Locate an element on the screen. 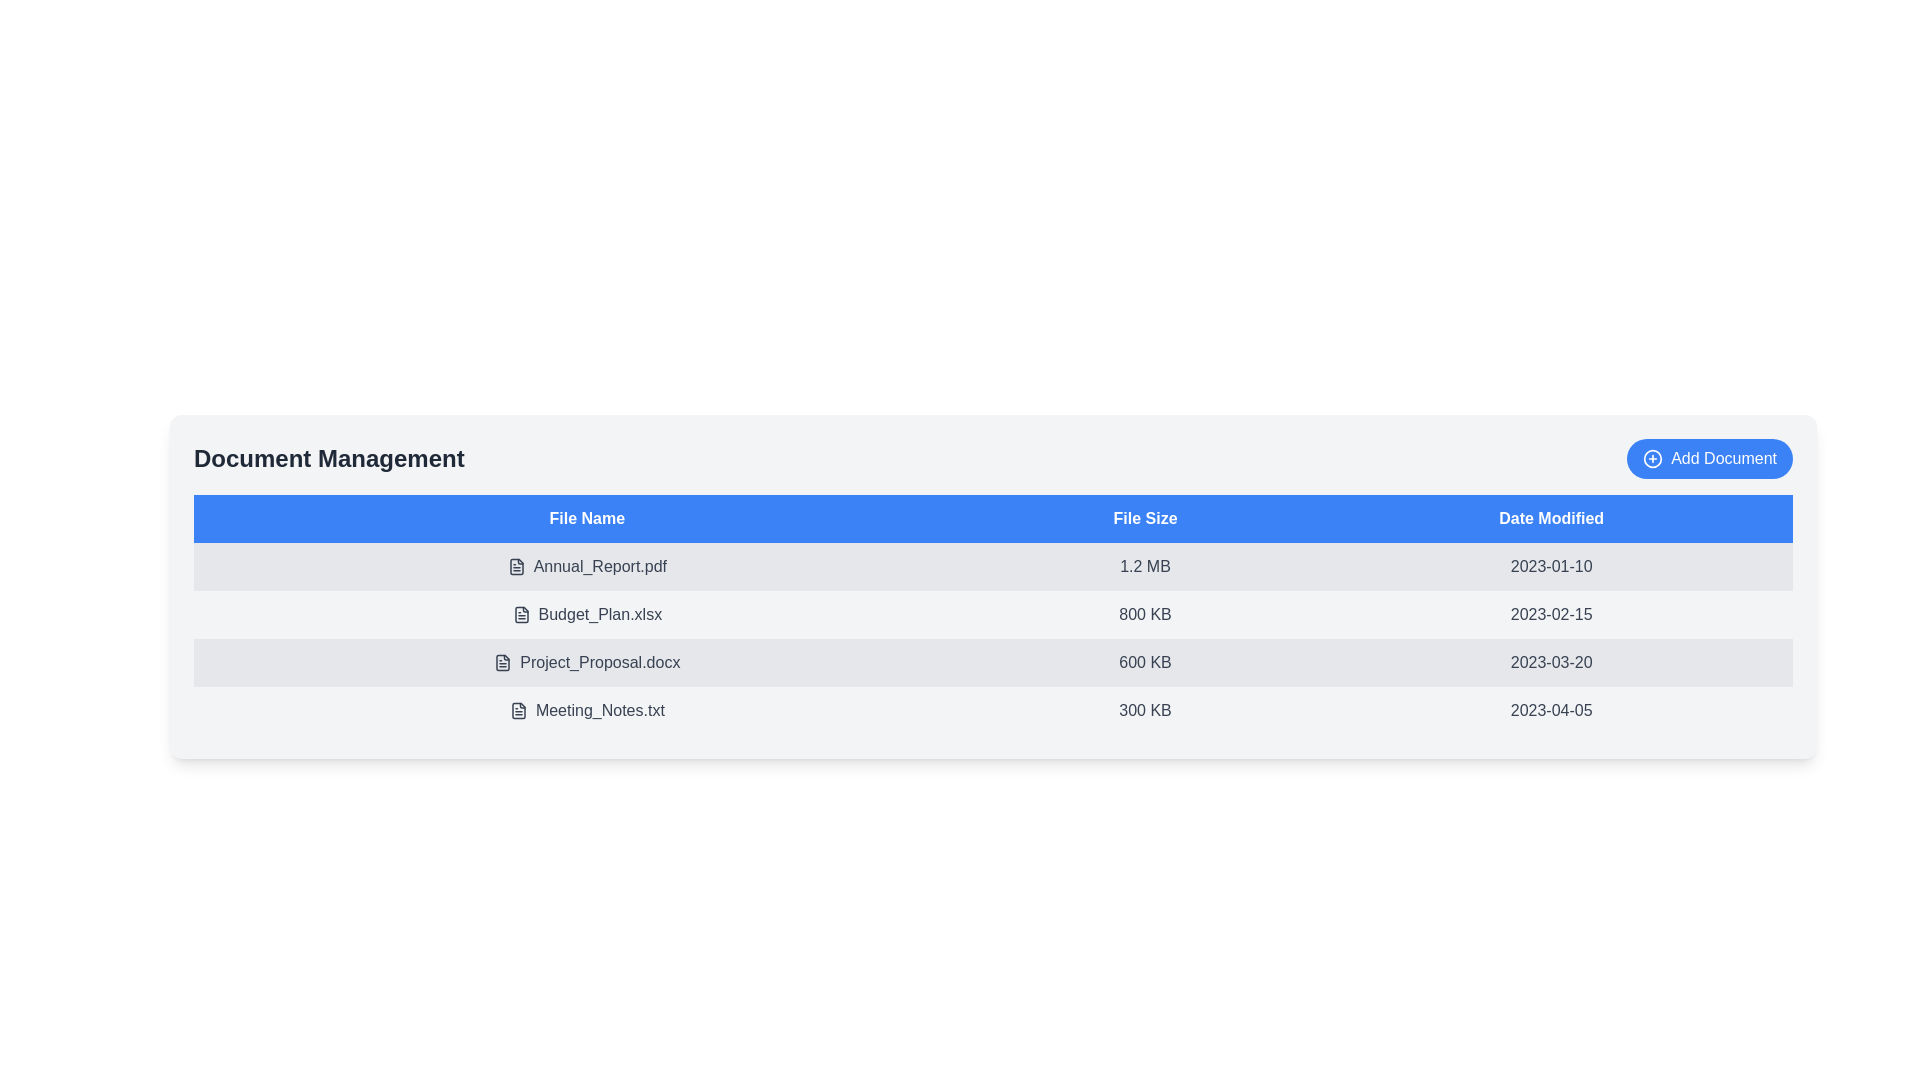 This screenshot has height=1080, width=1920. the document name Project_Proposal.docx to view or download the file is located at coordinates (586, 663).